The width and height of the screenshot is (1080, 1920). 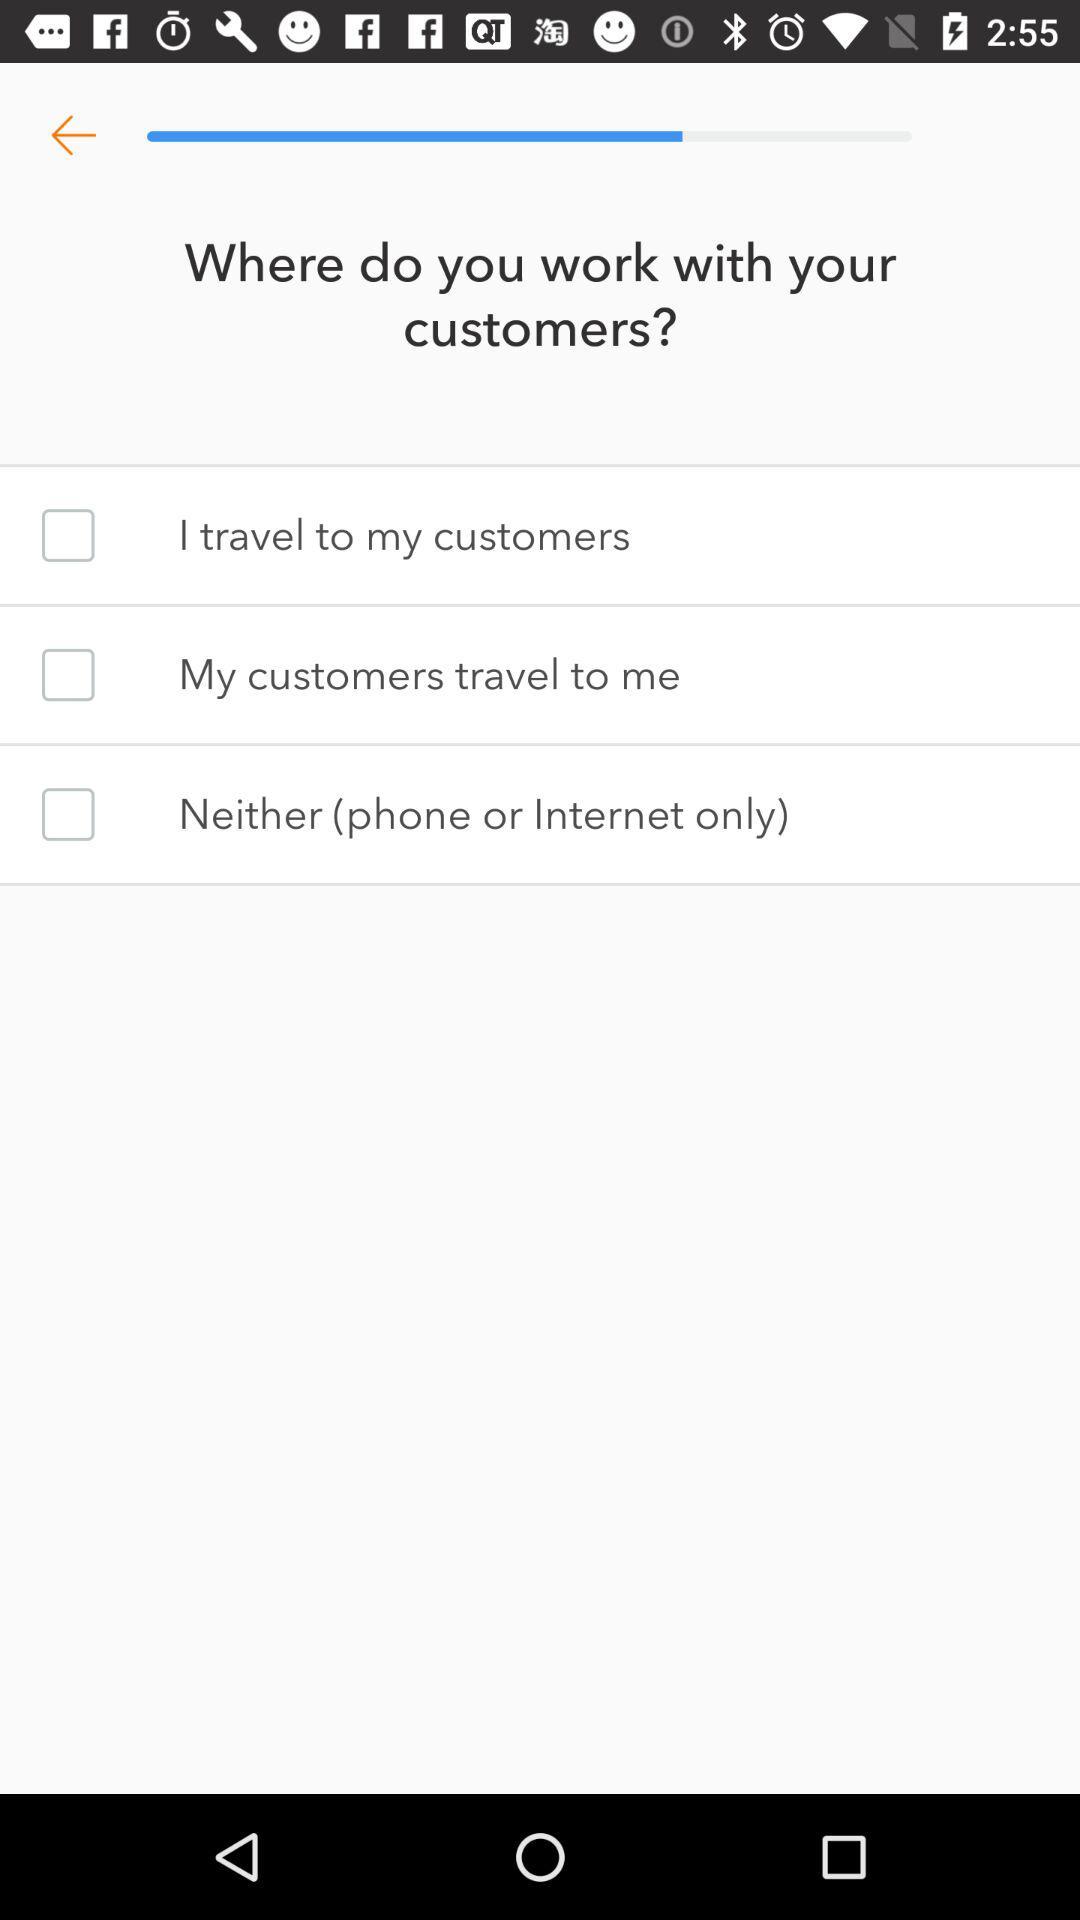 I want to click on choose where you do work with your customers, so click(x=67, y=535).